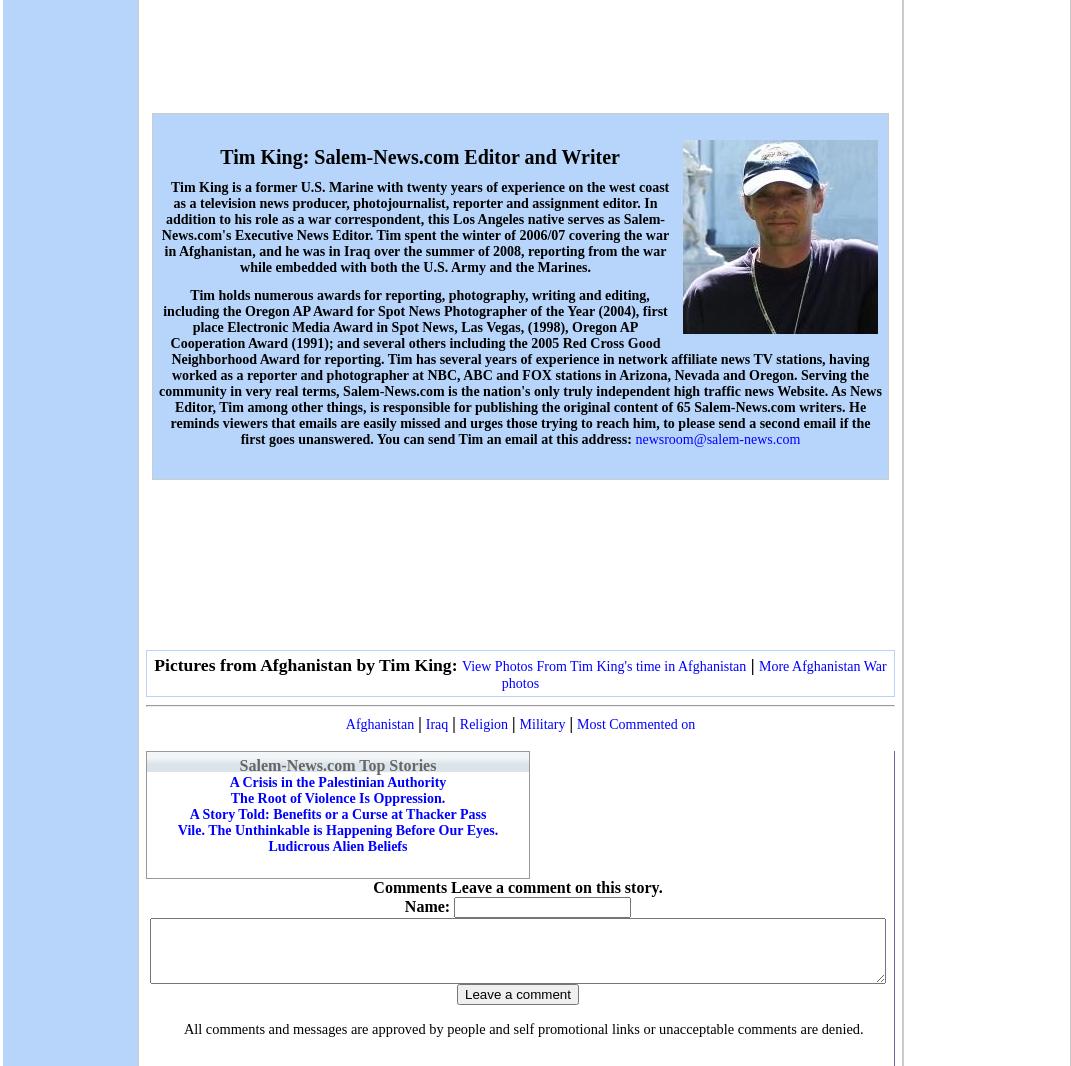 The image size is (1071, 1066). Describe the element at coordinates (415, 226) in the screenshot. I see `'Tim King is a former U.S. Marine with twenty years of experience on the west coast as a television news producer, photojournalist, reporter and assignment editor. In addition to his role as a war correspondent, this Los Angeles native serves as Salem-News.com's Executive News Editor.  Tim spent the winter of 2006/07 covering the war in Afghanistan, and he was in Iraq over the summer of 2008, reporting from the war while embedded with both the U.S. Army and the Marines.'` at that location.